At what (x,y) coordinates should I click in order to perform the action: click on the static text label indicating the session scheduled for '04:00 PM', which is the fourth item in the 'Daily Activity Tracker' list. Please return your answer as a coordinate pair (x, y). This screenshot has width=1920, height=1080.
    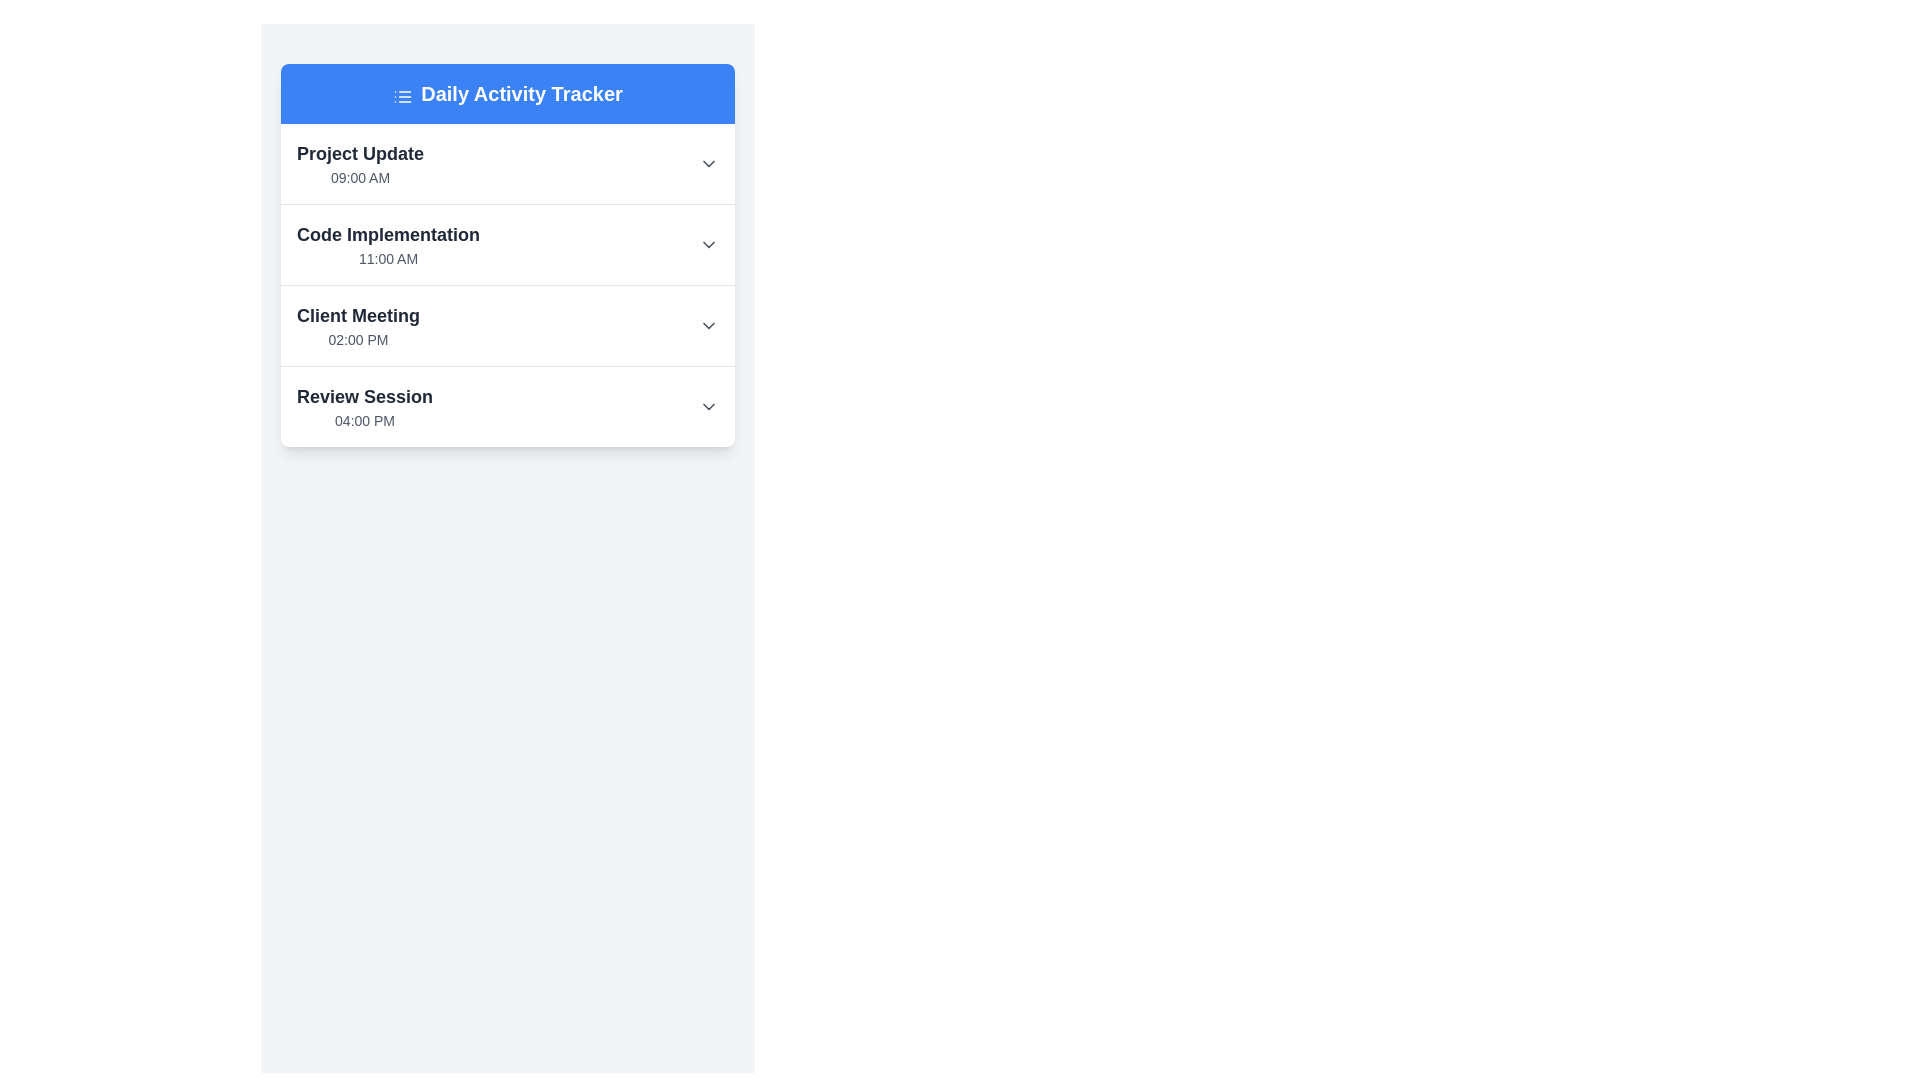
    Looking at the image, I should click on (364, 397).